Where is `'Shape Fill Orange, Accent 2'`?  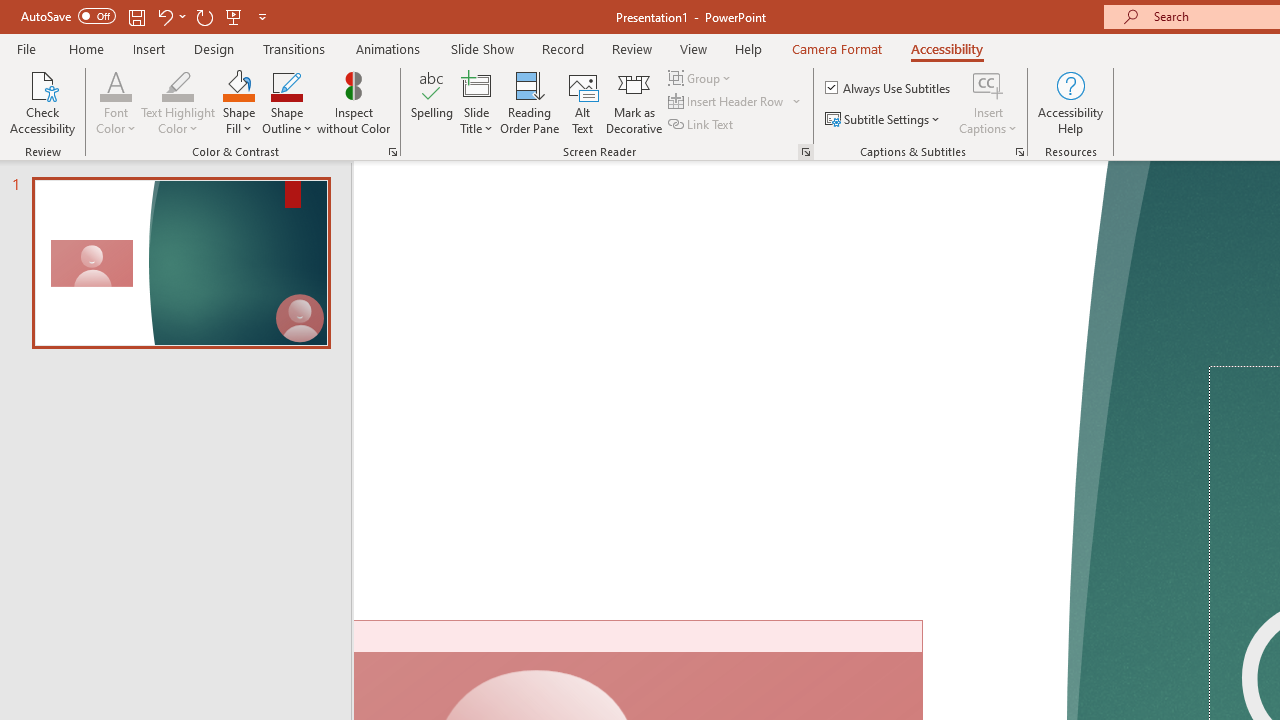 'Shape Fill Orange, Accent 2' is located at coordinates (238, 84).